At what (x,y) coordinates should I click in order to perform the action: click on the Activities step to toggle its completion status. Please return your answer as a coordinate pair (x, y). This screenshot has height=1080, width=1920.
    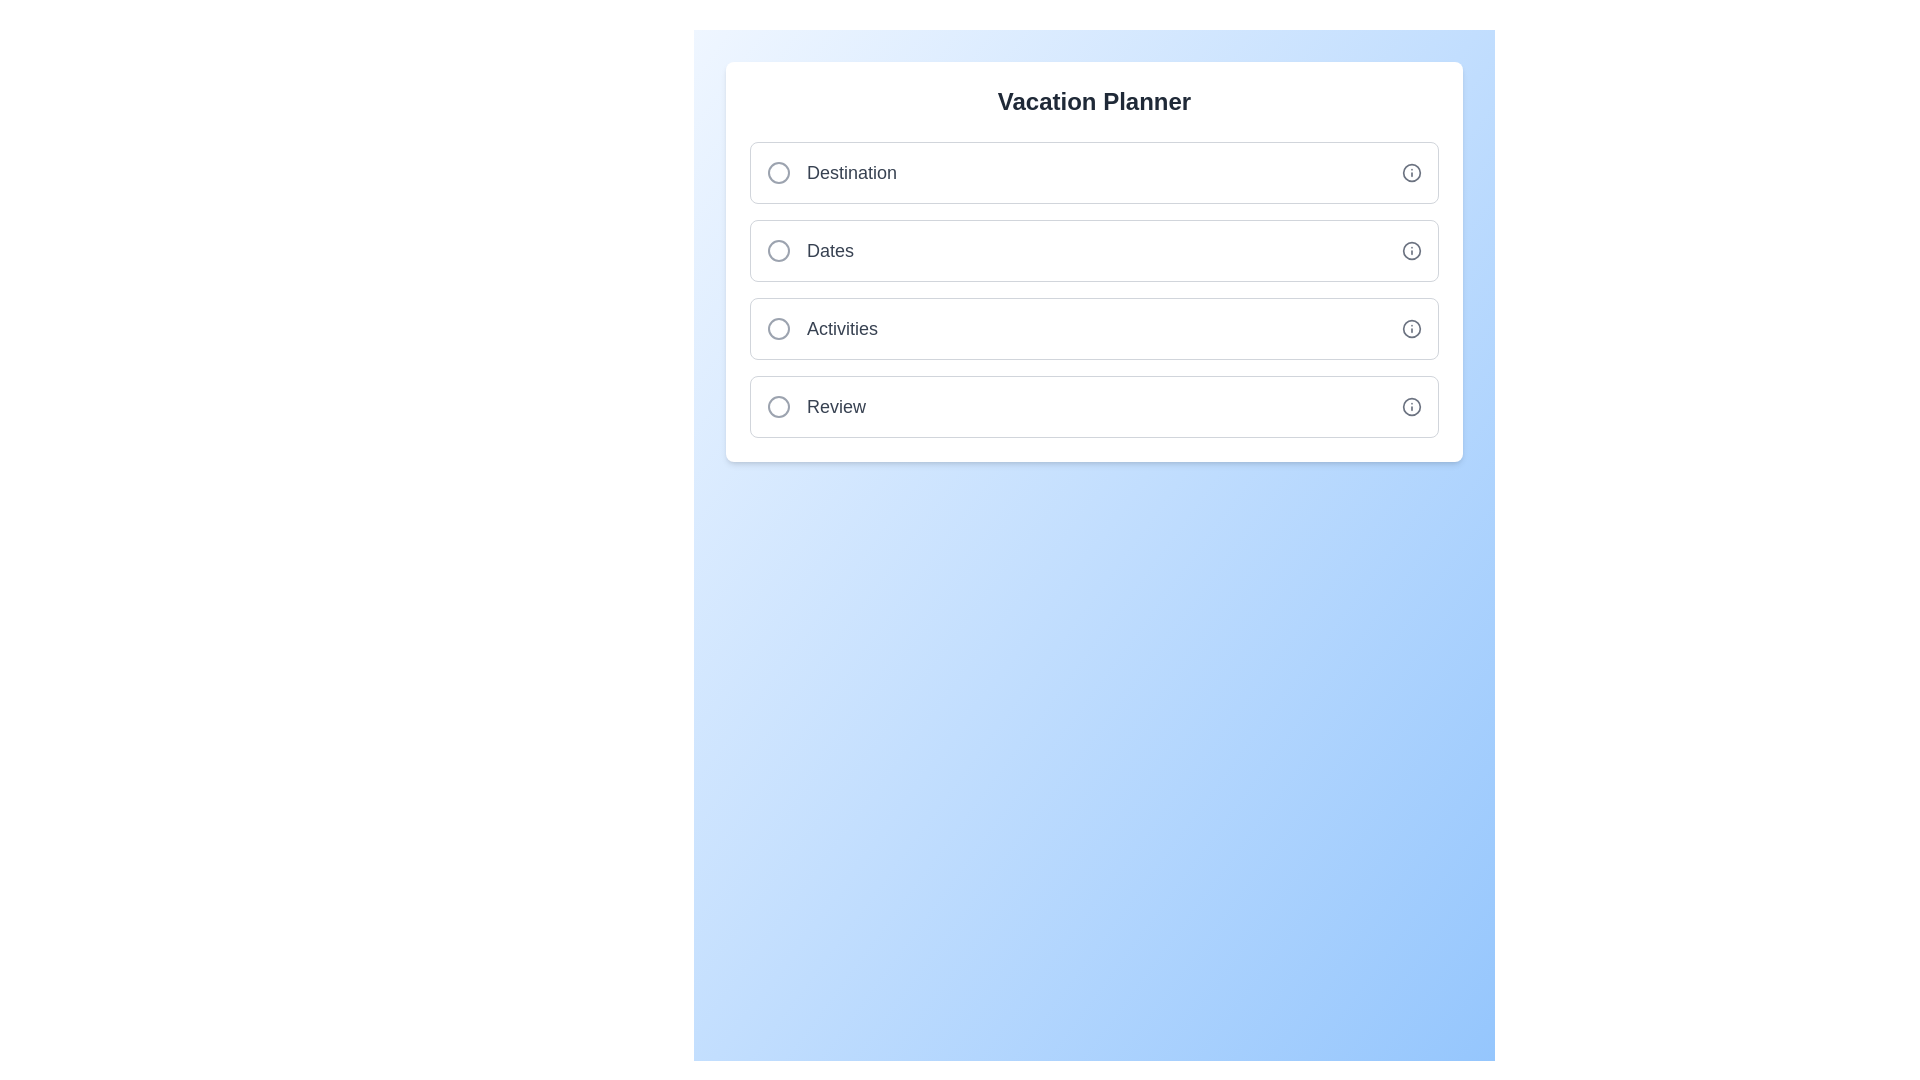
    Looking at the image, I should click on (1093, 327).